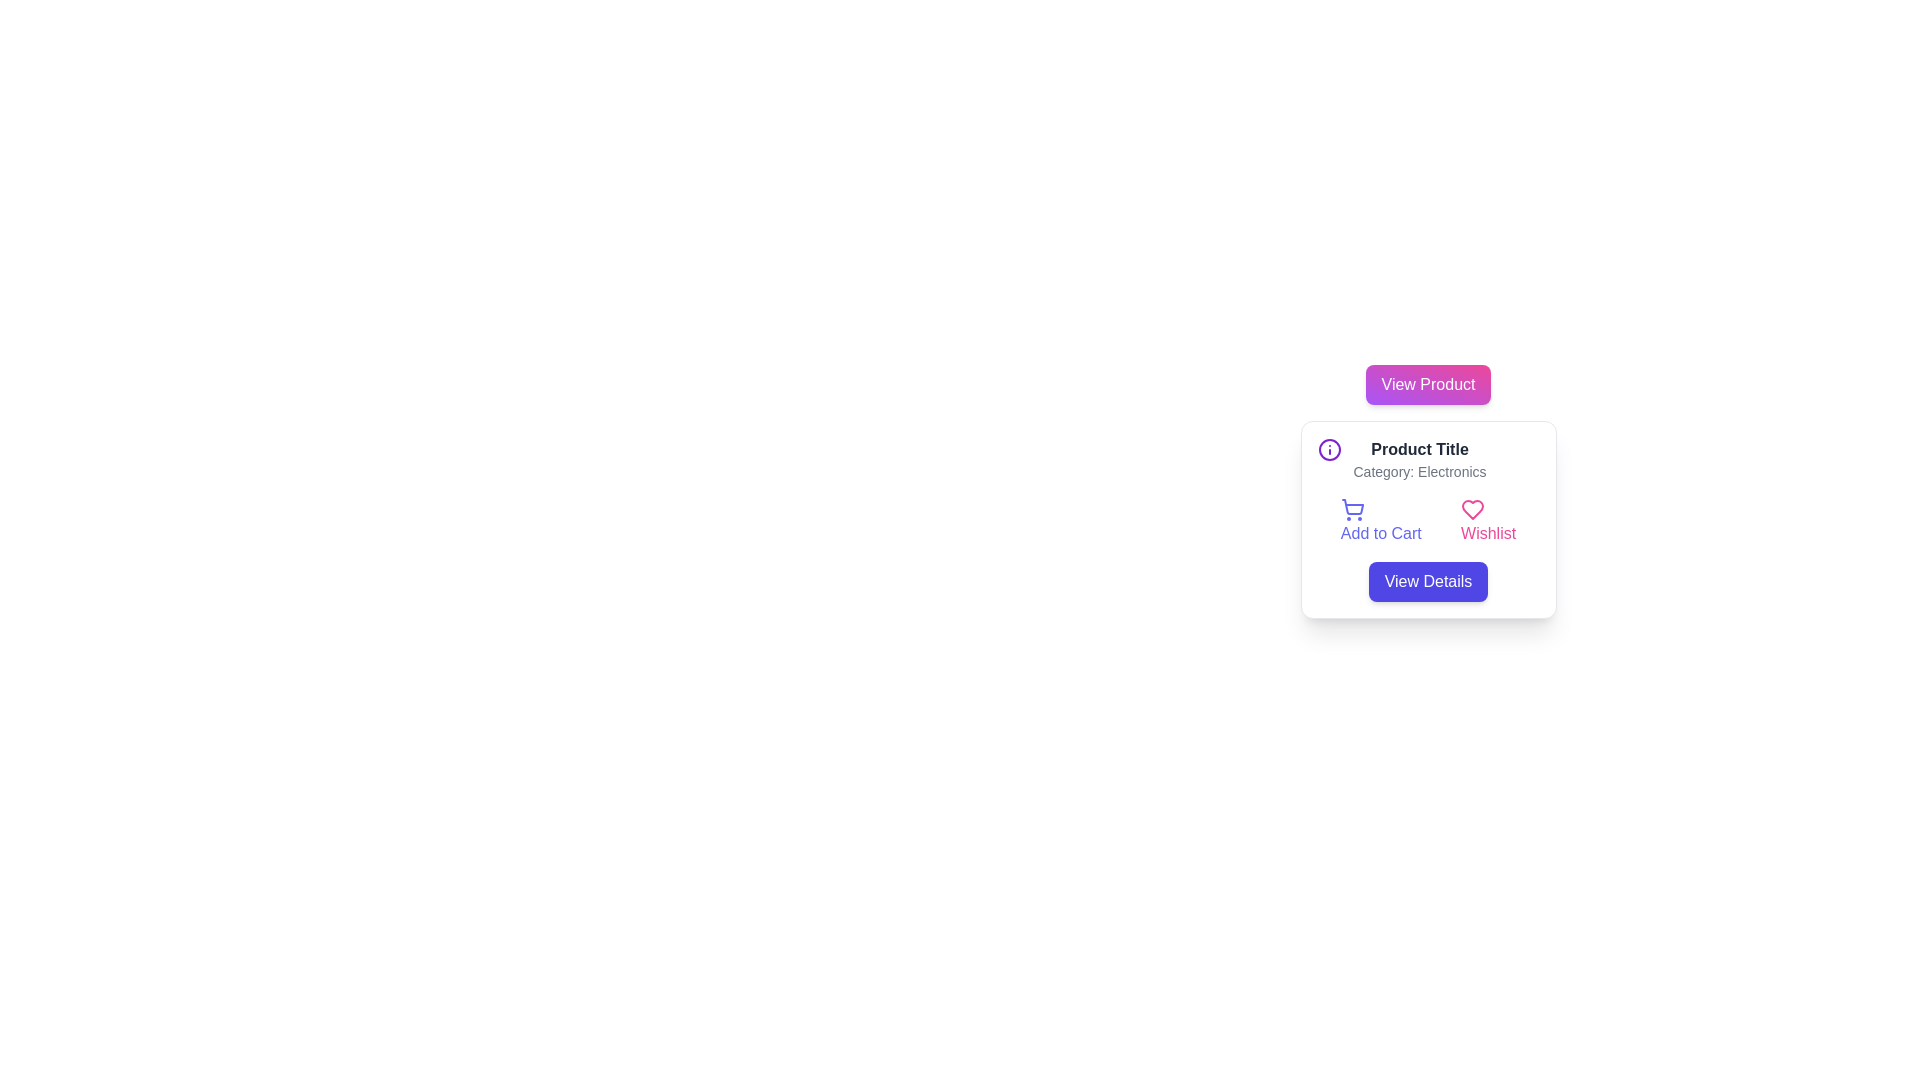 Image resolution: width=1920 pixels, height=1080 pixels. Describe the element at coordinates (1380, 520) in the screenshot. I see `the 'Add to Cart' button located on the left side of the row beneath the product information` at that location.